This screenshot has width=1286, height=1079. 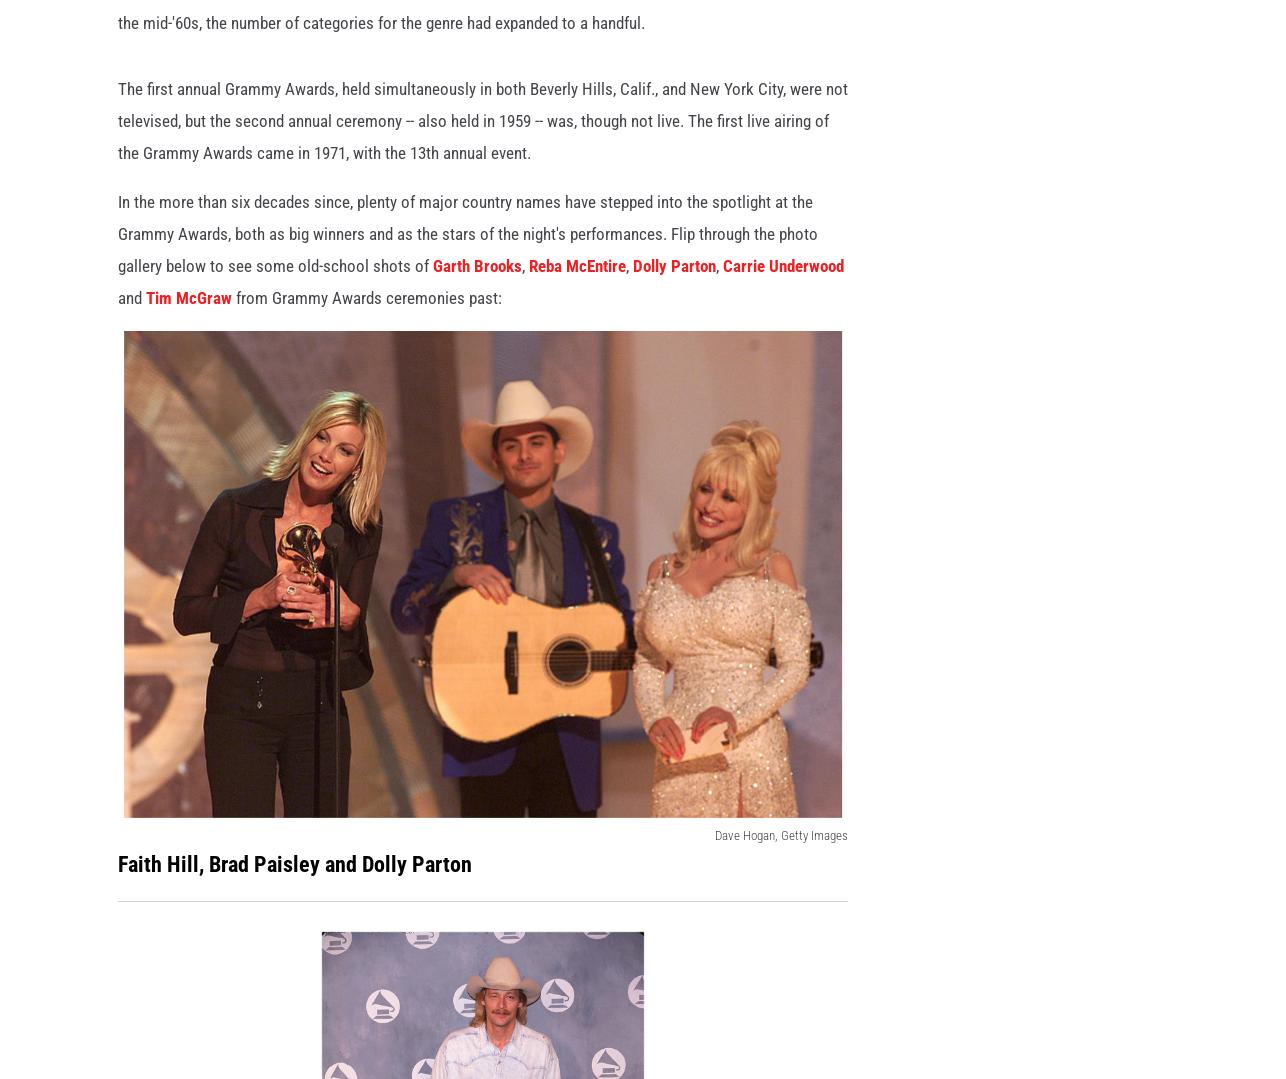 What do you see at coordinates (295, 894) in the screenshot?
I see `'Faith Hill, Brad Paisley and Dolly Parton'` at bounding box center [295, 894].